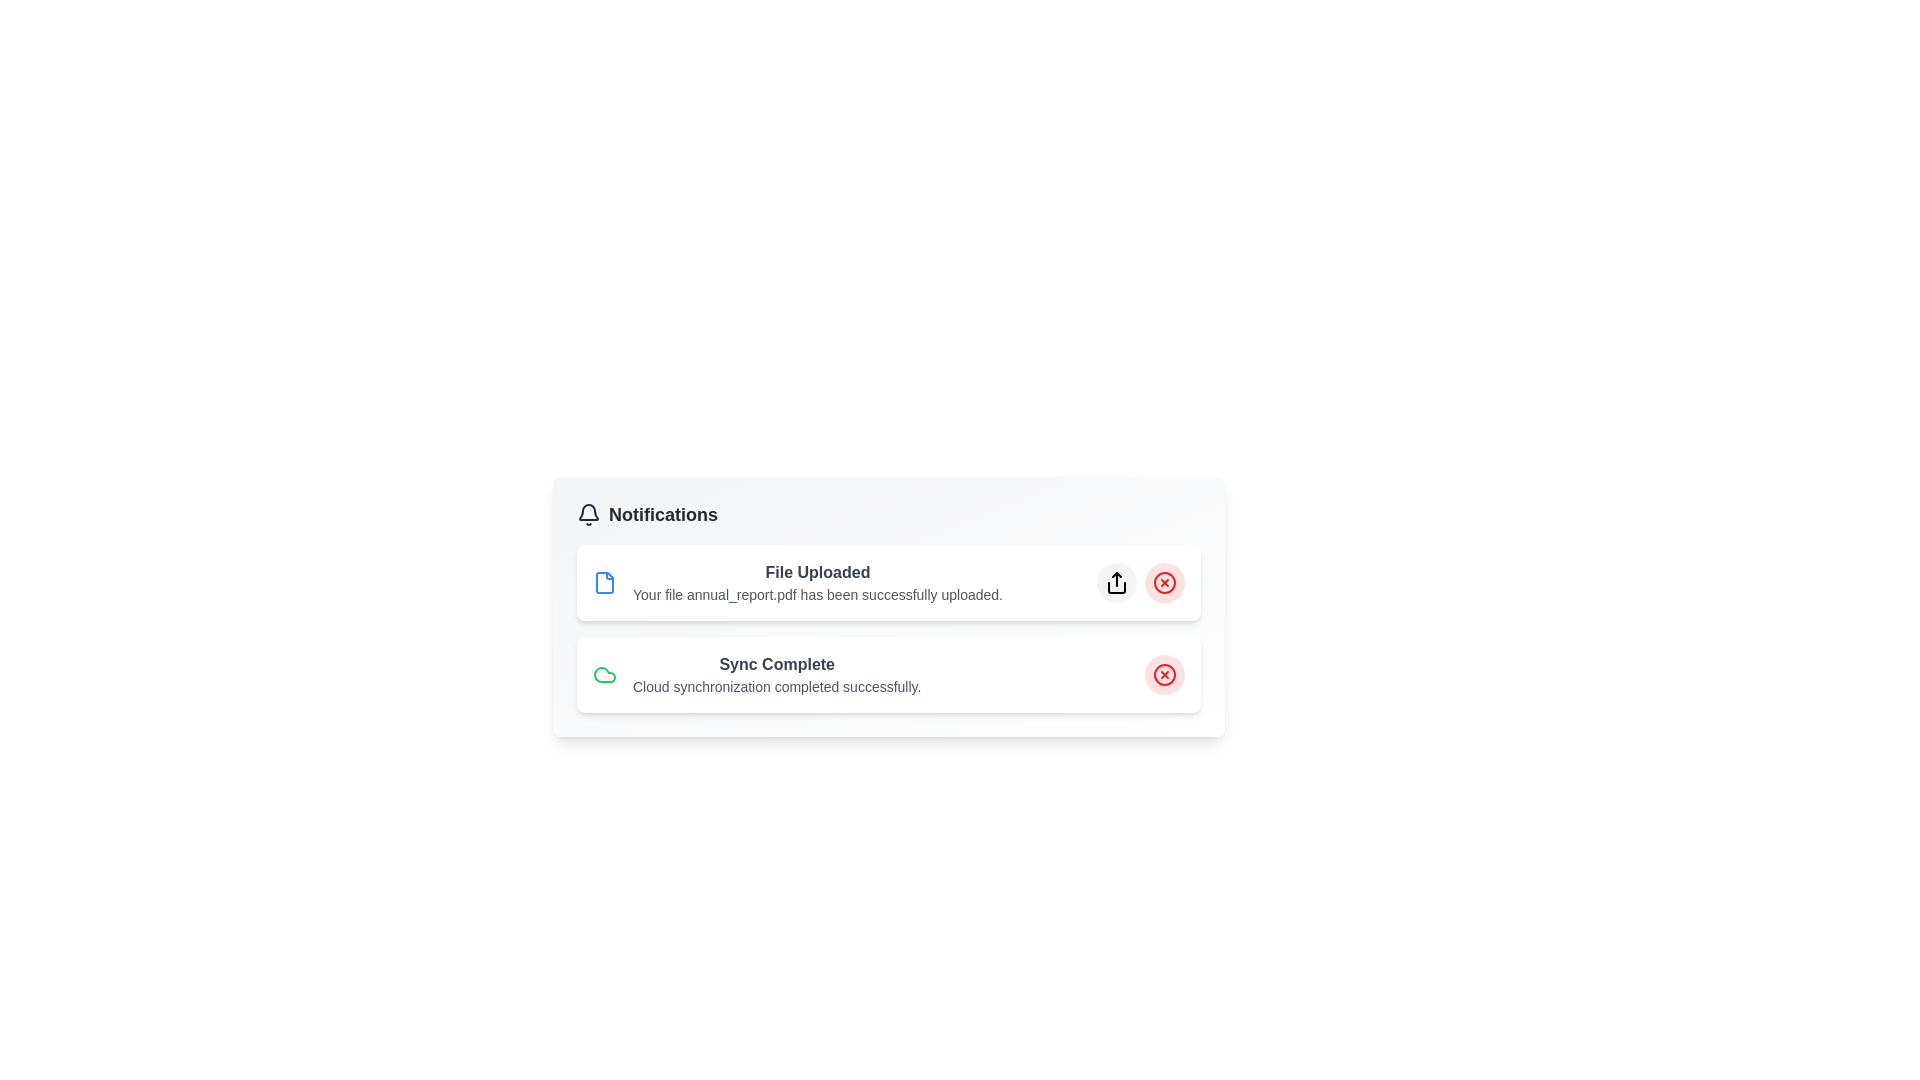 The width and height of the screenshot is (1920, 1080). Describe the element at coordinates (1165, 675) in the screenshot. I see `the circular red button with a white 'X' symbol located at the far-right side of the 'Sync Complete' notification card to change its background shade` at that location.